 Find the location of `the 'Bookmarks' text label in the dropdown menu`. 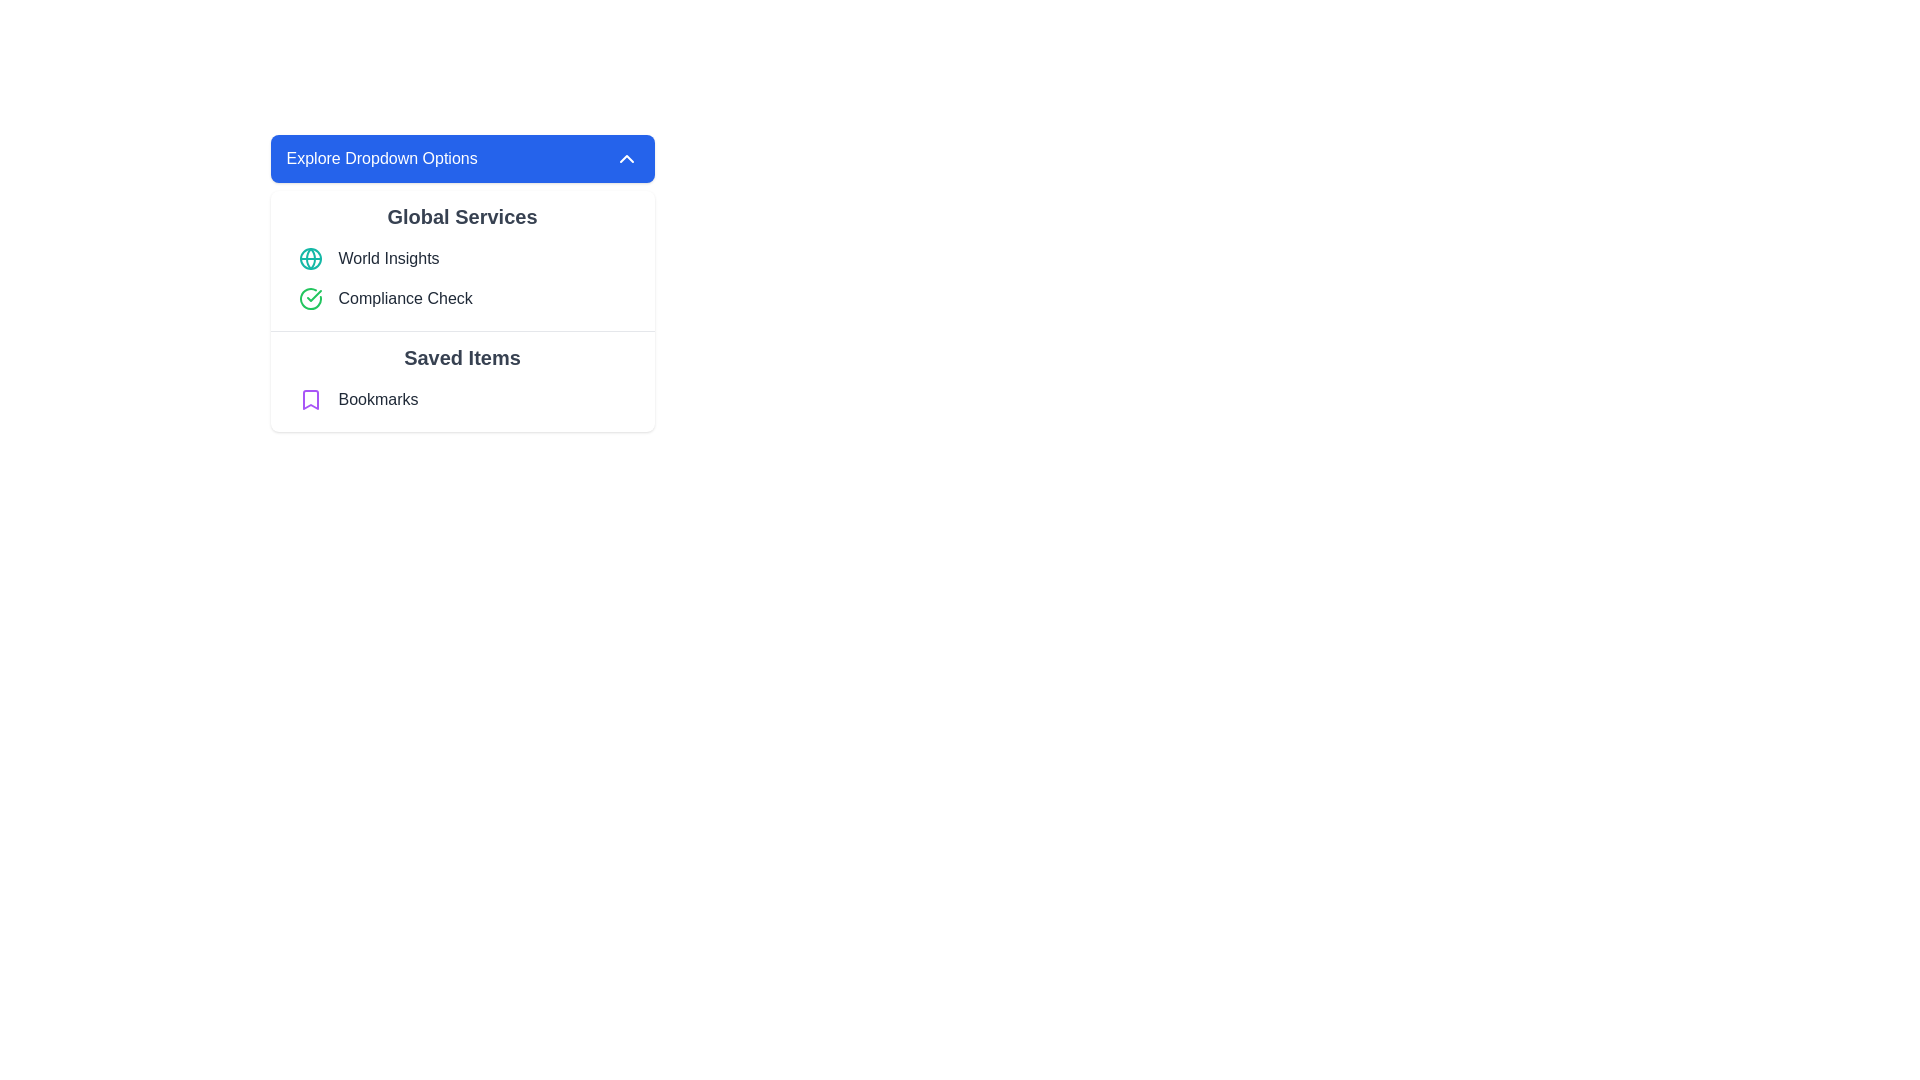

the 'Bookmarks' text label in the dropdown menu is located at coordinates (378, 400).